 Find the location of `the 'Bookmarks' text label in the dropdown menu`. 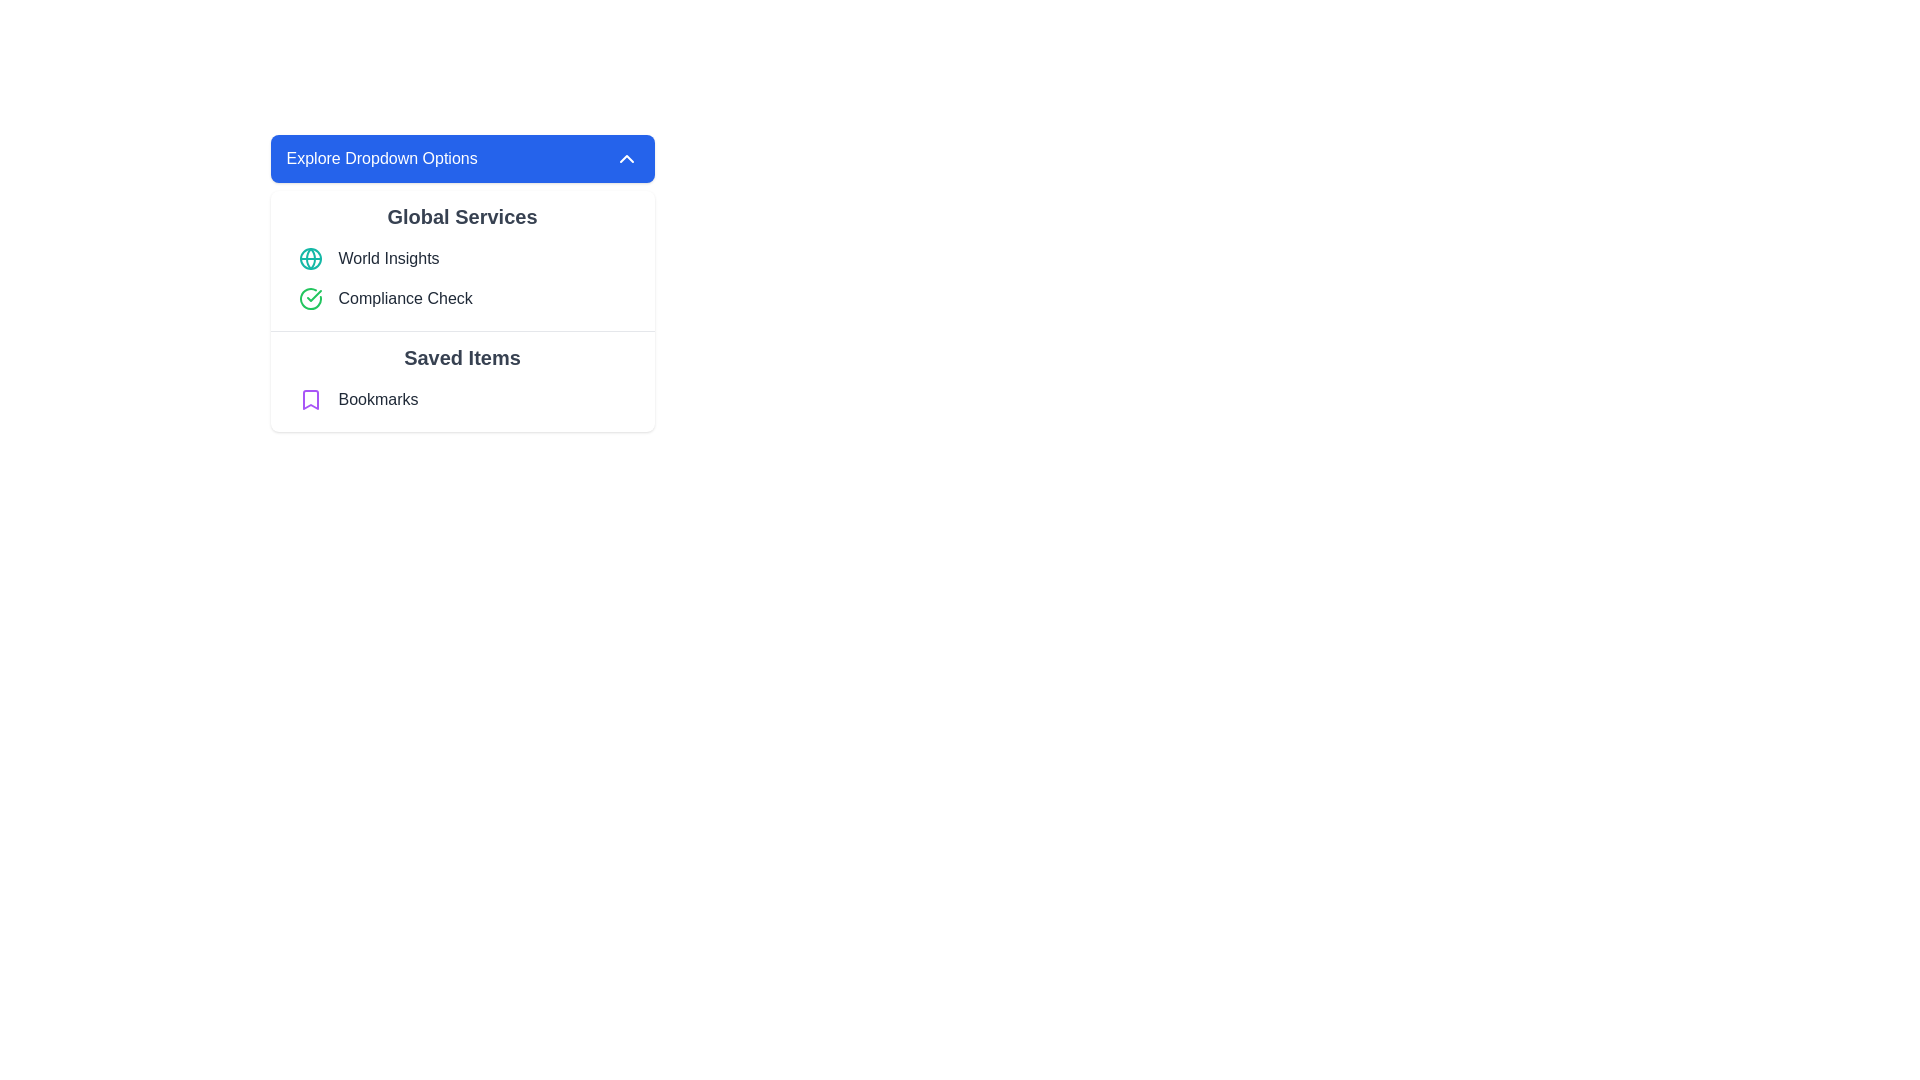

the 'Bookmarks' text label in the dropdown menu is located at coordinates (378, 400).